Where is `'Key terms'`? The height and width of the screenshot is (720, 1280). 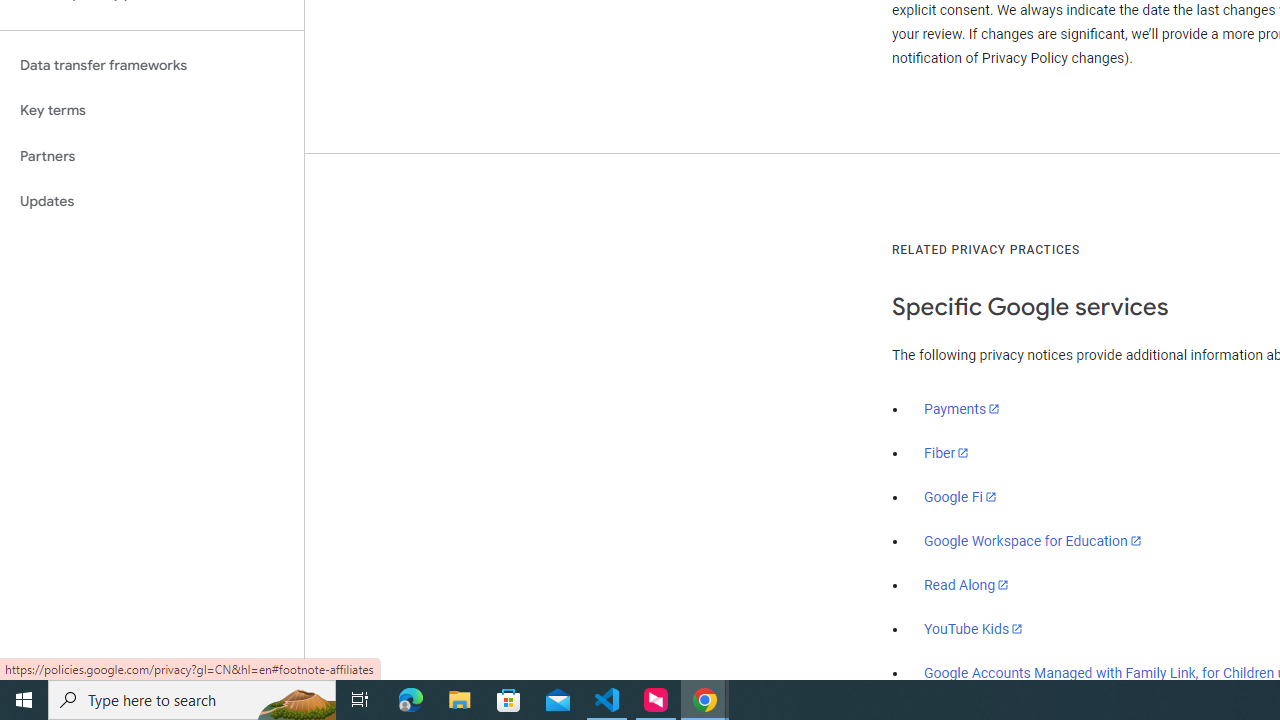 'Key terms' is located at coordinates (151, 110).